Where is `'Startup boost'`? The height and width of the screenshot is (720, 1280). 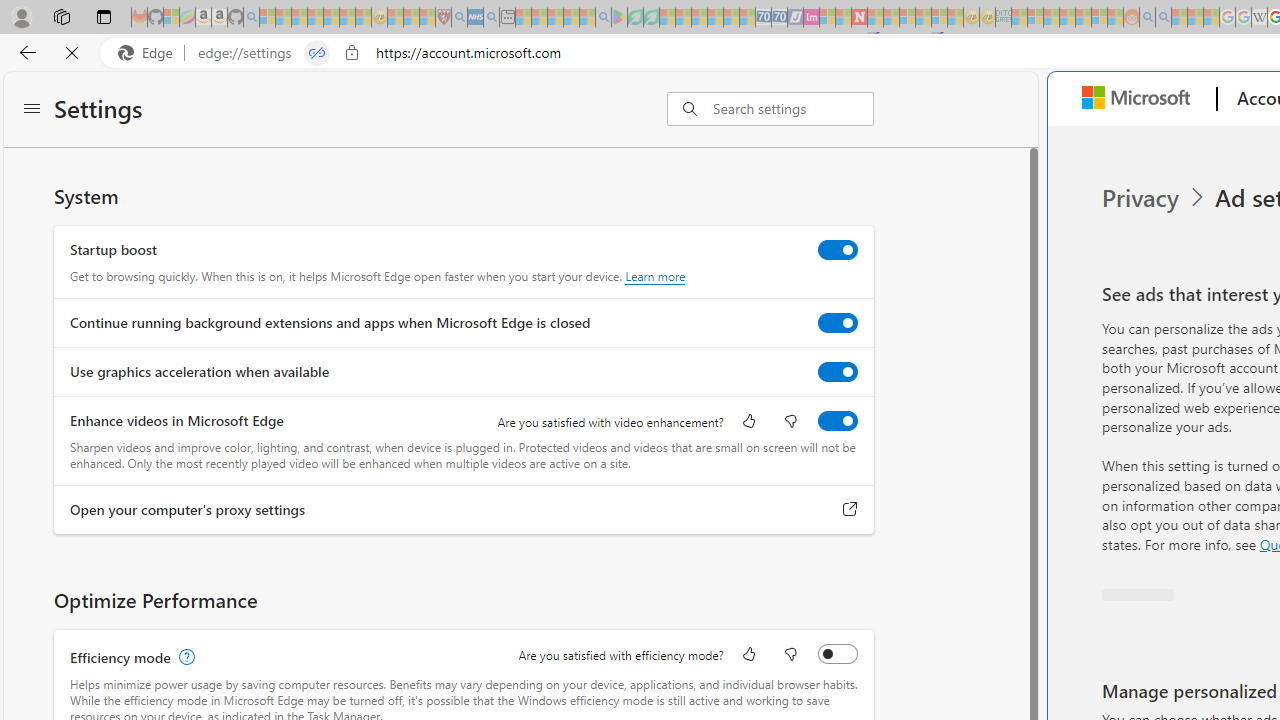
'Startup boost' is located at coordinates (837, 248).